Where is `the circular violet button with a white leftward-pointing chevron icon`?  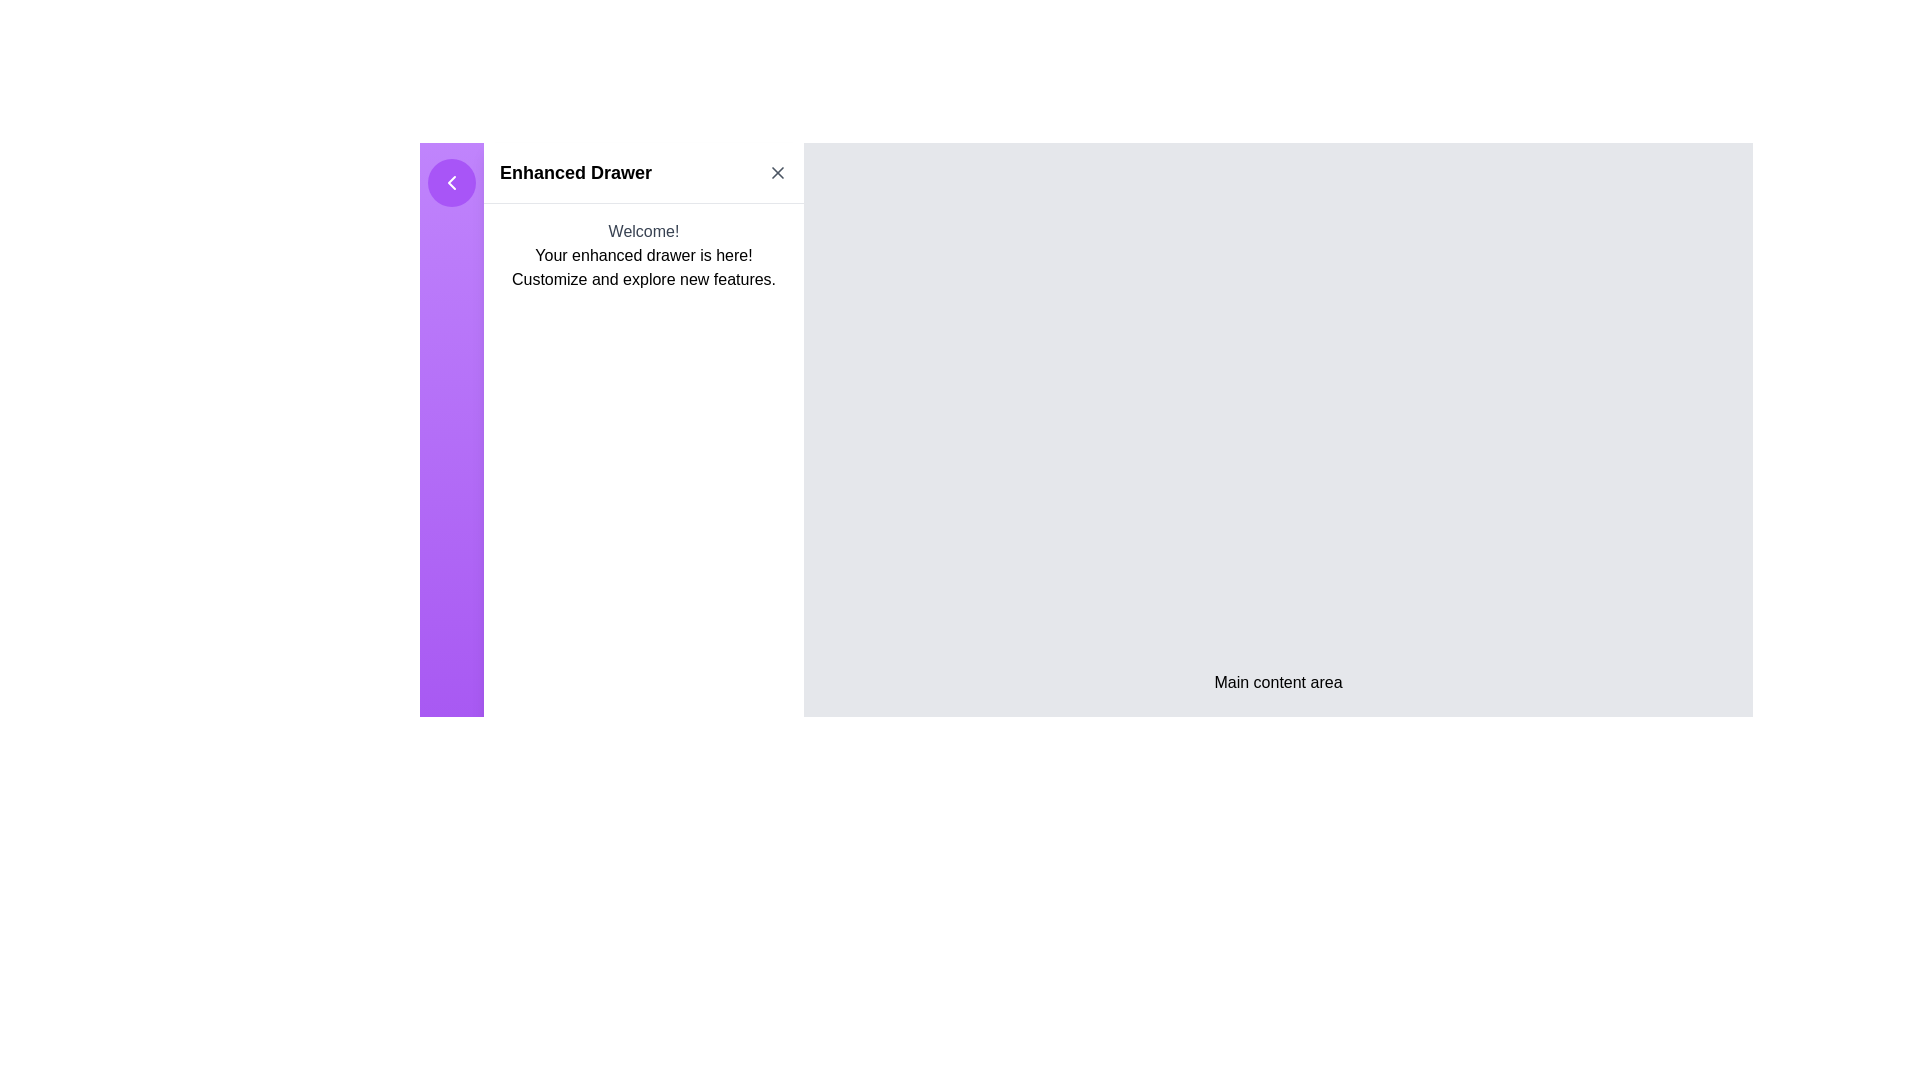
the circular violet button with a white leftward-pointing chevron icon is located at coordinates (450, 182).